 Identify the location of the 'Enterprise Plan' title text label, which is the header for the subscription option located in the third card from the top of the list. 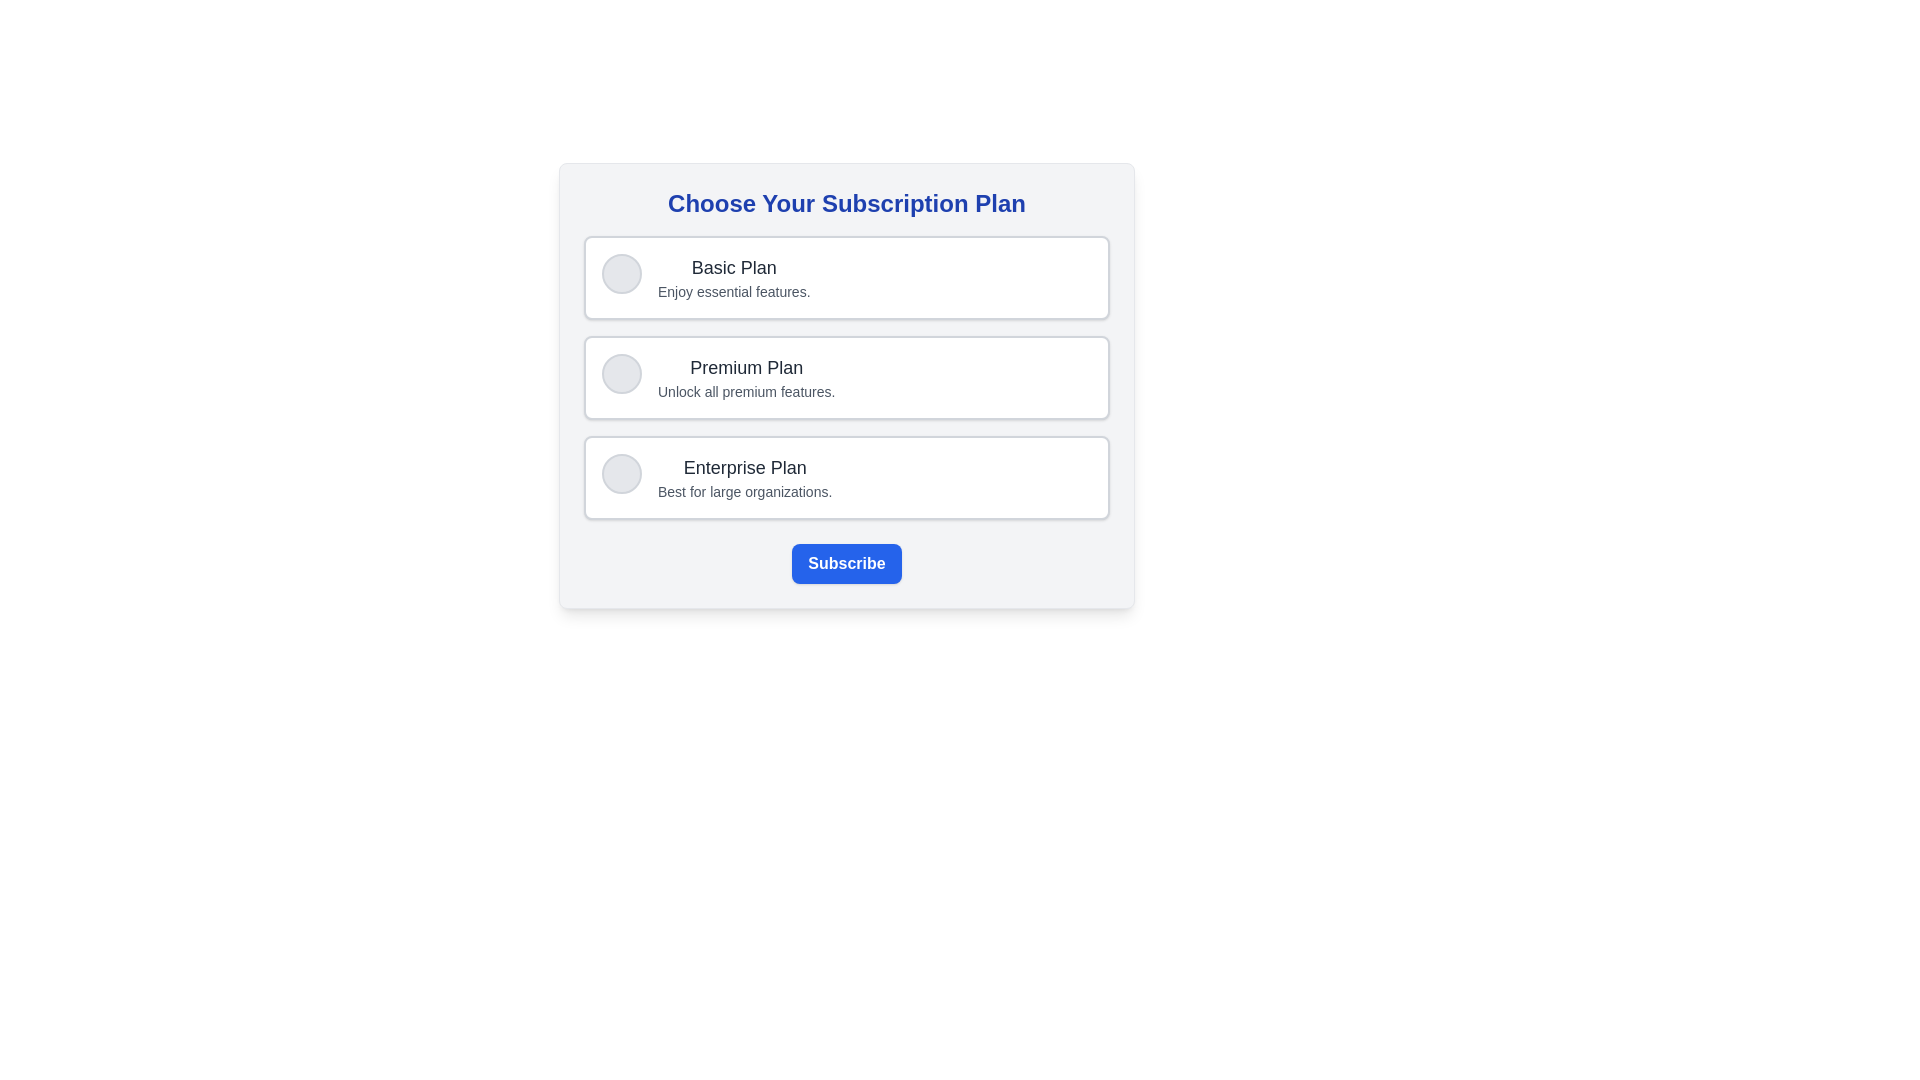
(744, 467).